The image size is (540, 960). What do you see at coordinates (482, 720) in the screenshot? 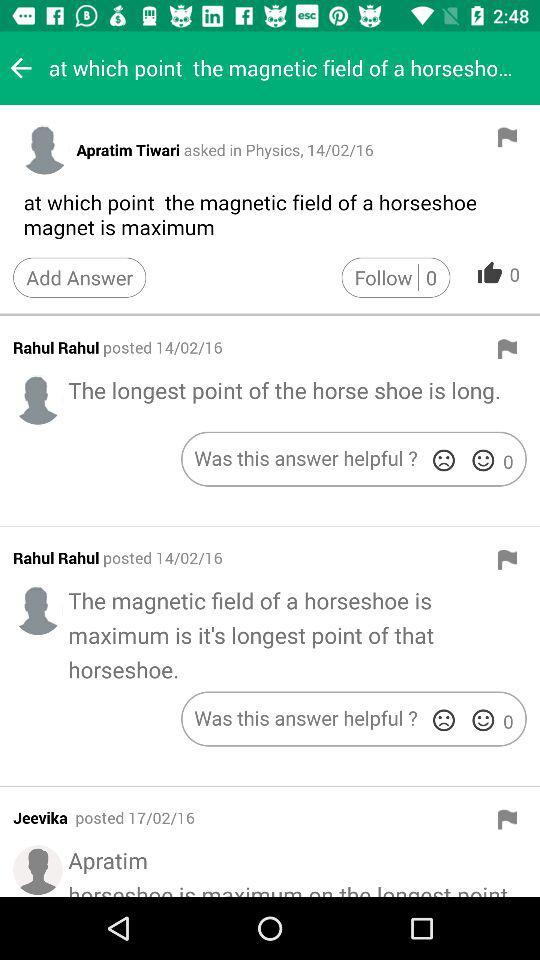
I see `leave positive feedback` at bounding box center [482, 720].